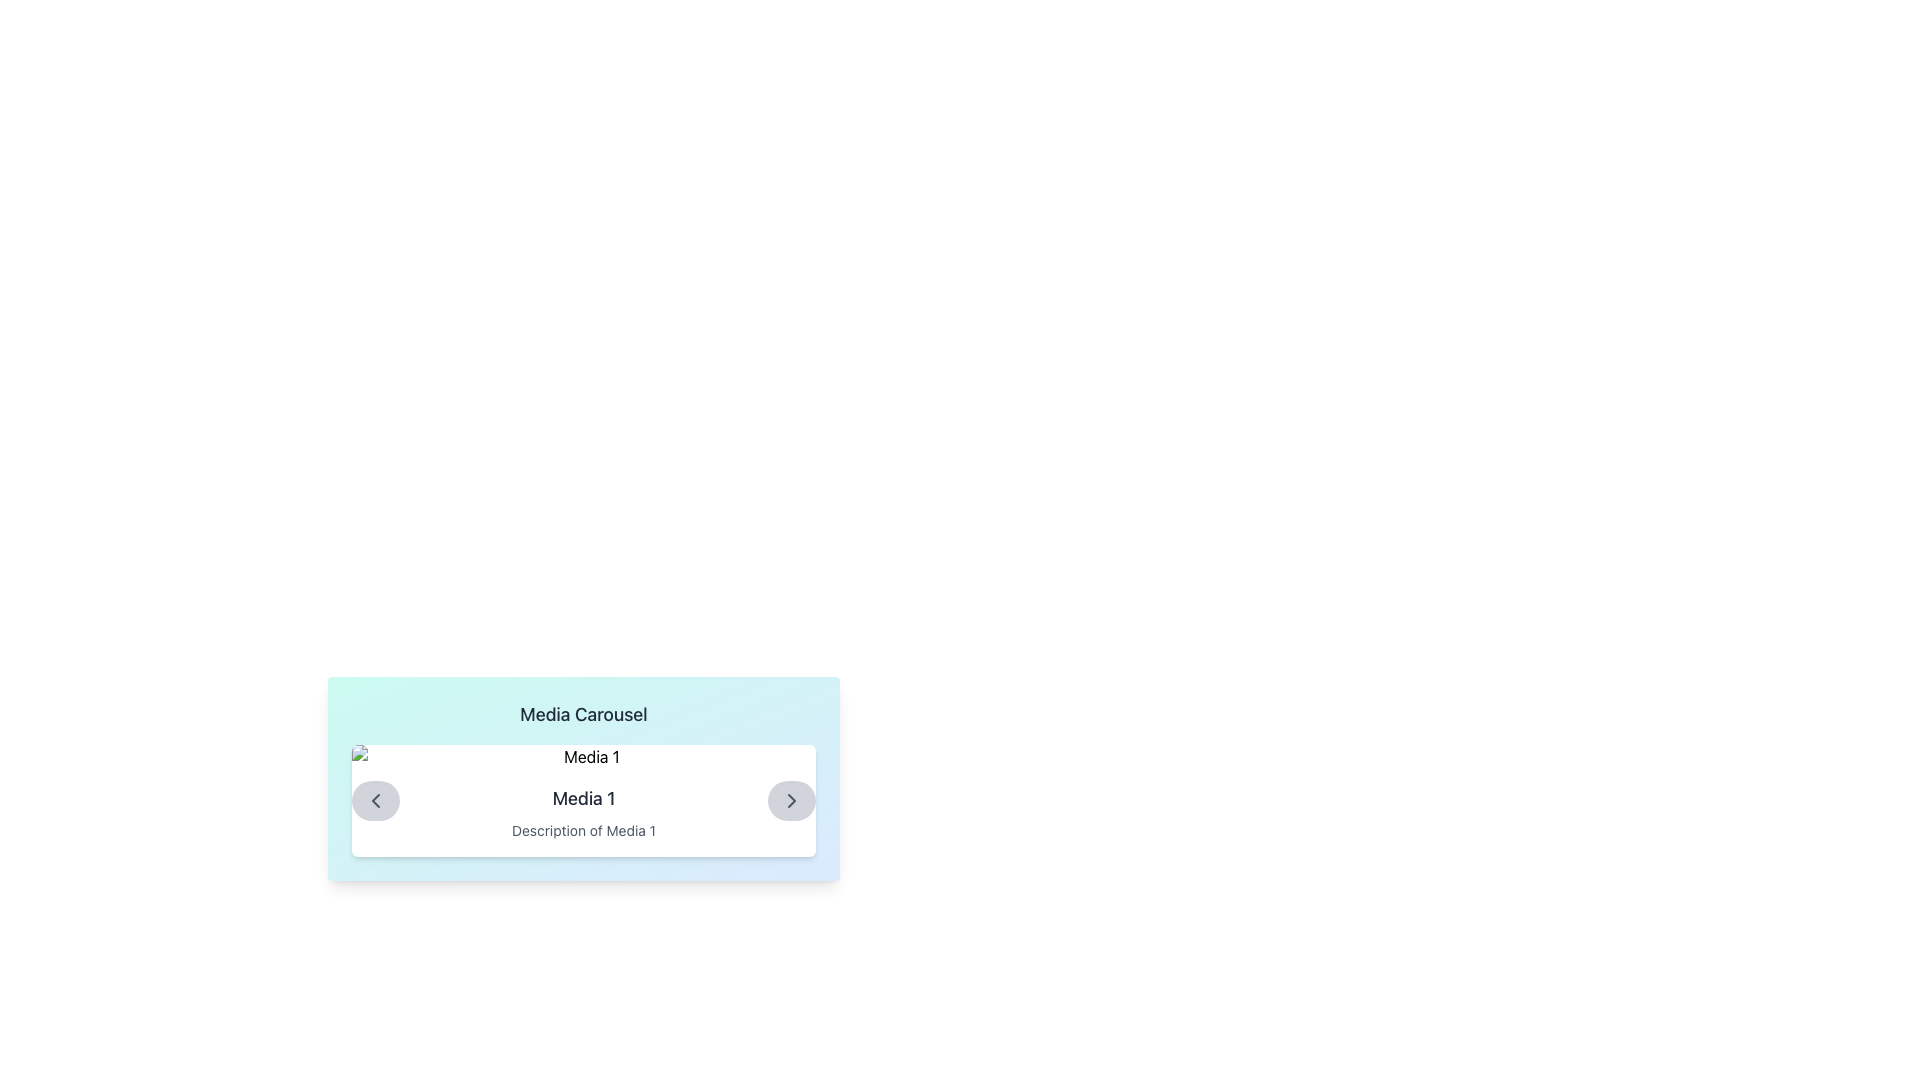 This screenshot has height=1080, width=1920. What do you see at coordinates (791, 800) in the screenshot?
I see `the small circular button with a right-facing arrow icon` at bounding box center [791, 800].